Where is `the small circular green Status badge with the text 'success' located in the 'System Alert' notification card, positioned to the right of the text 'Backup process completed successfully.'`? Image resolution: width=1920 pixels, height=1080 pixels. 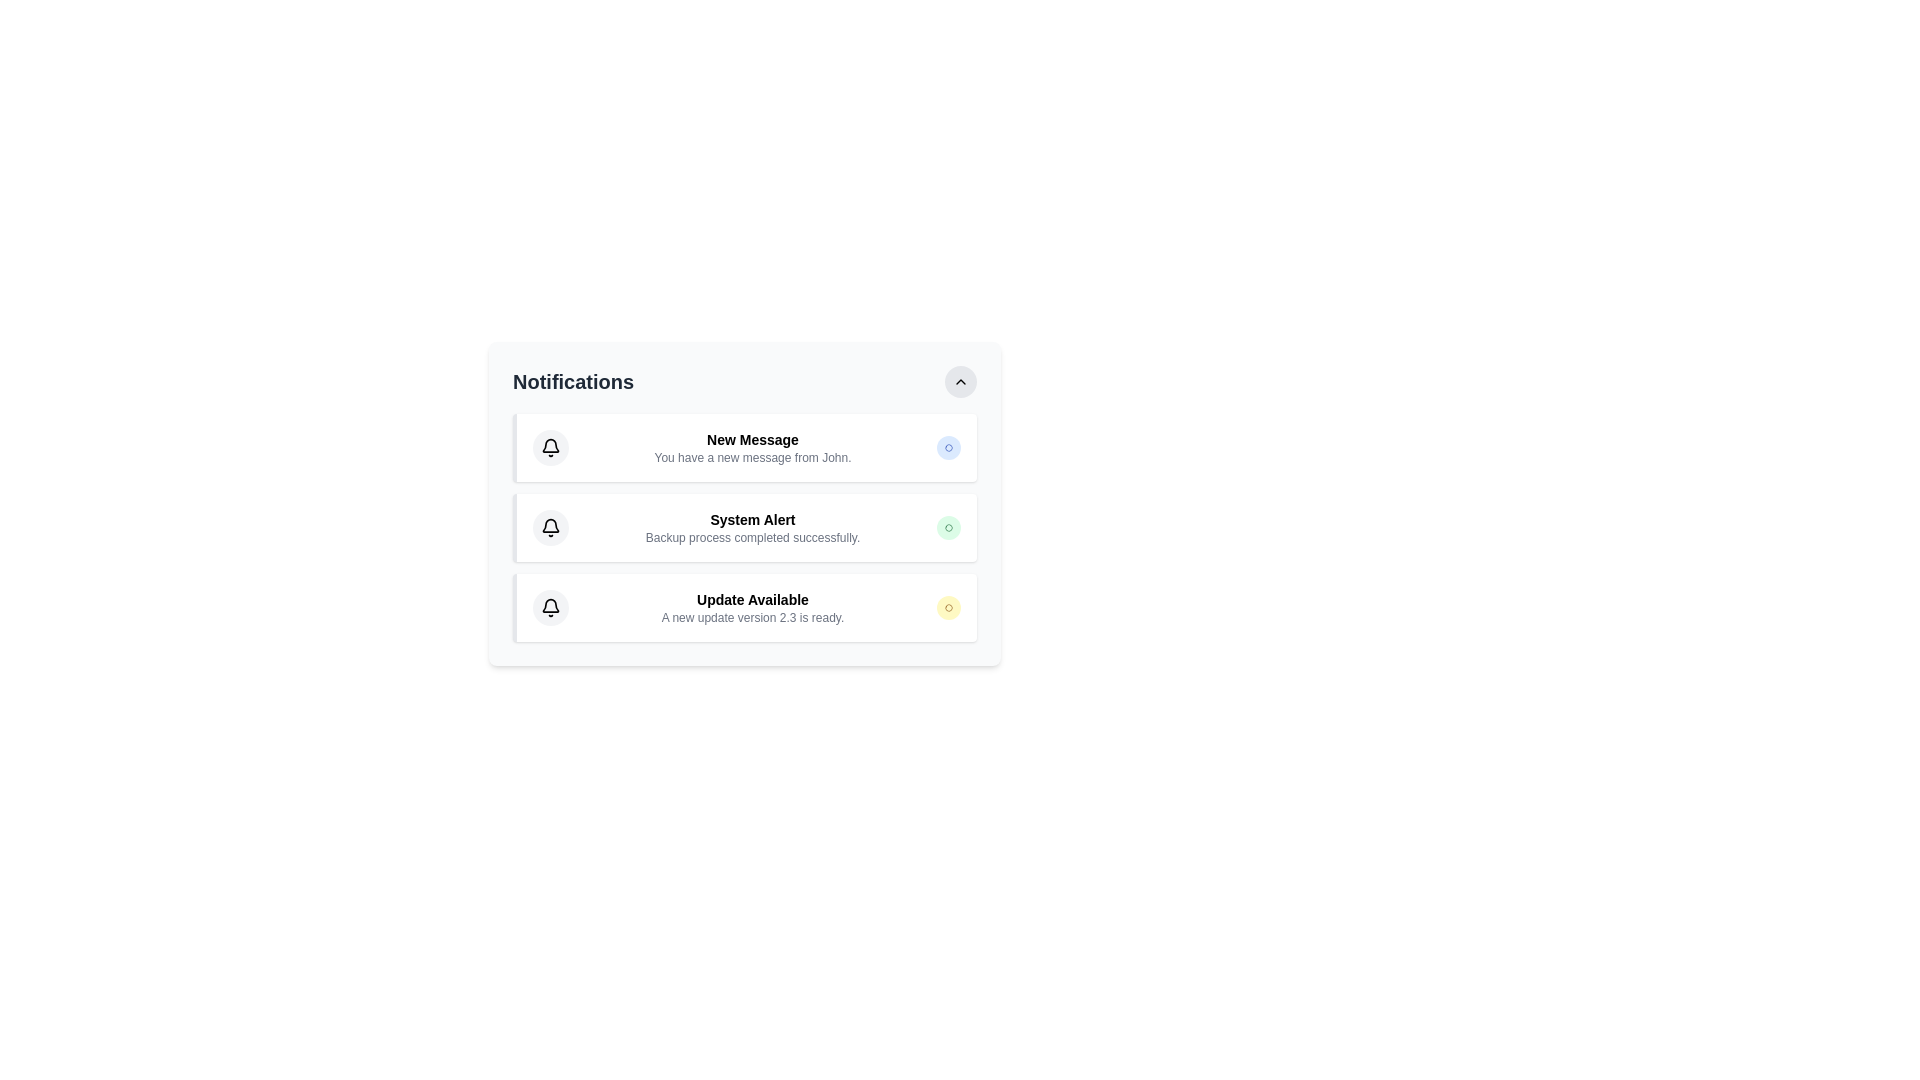 the small circular green Status badge with the text 'success' located in the 'System Alert' notification card, positioned to the right of the text 'Backup process completed successfully.' is located at coordinates (948, 527).